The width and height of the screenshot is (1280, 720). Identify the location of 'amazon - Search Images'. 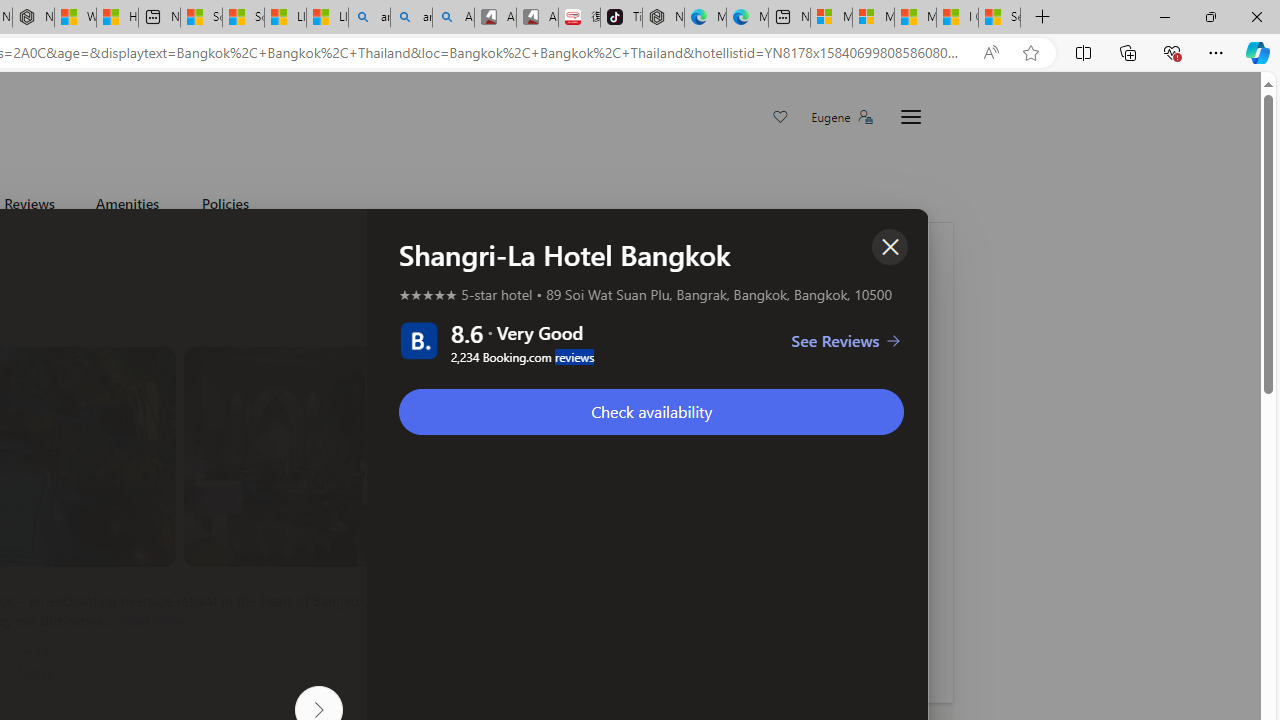
(410, 17).